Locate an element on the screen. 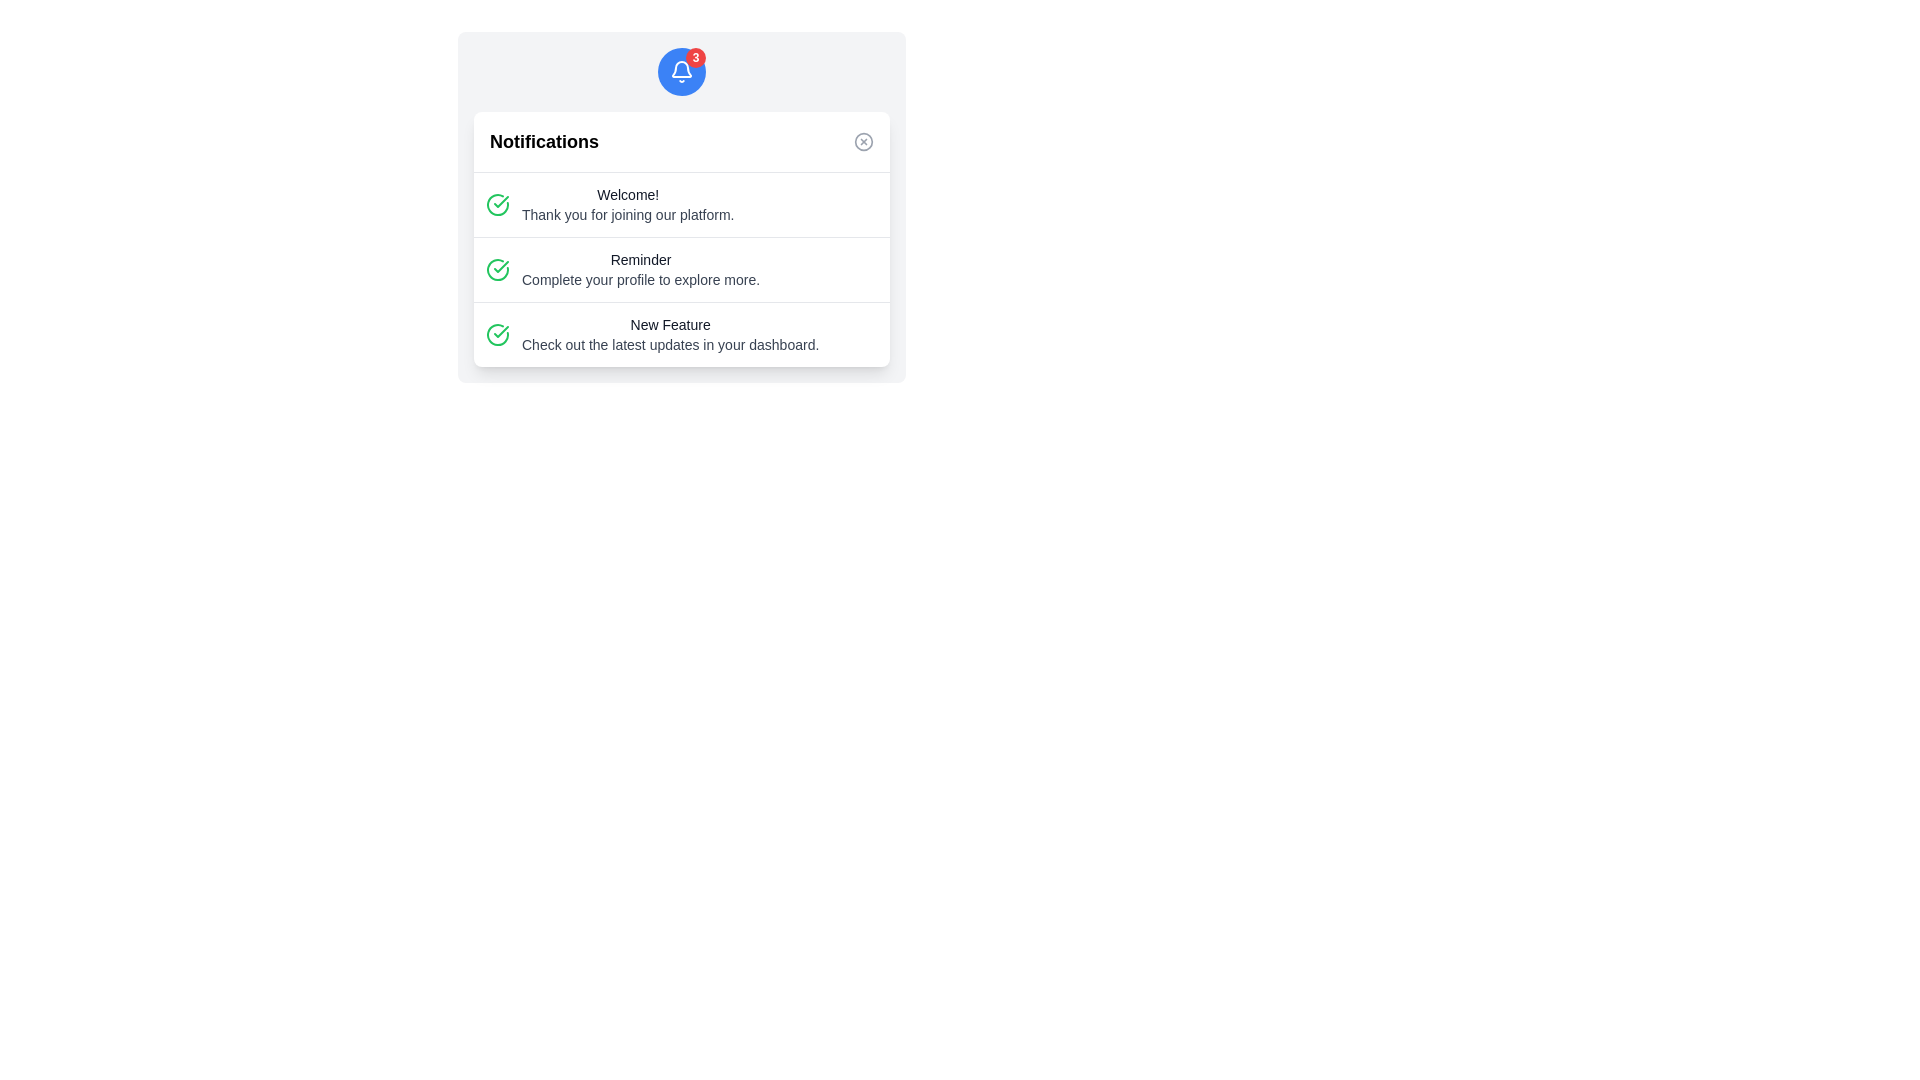 This screenshot has height=1080, width=1920. the success icon located to the left of the 'Welcome!' heading text in the first notification is located at coordinates (498, 204).